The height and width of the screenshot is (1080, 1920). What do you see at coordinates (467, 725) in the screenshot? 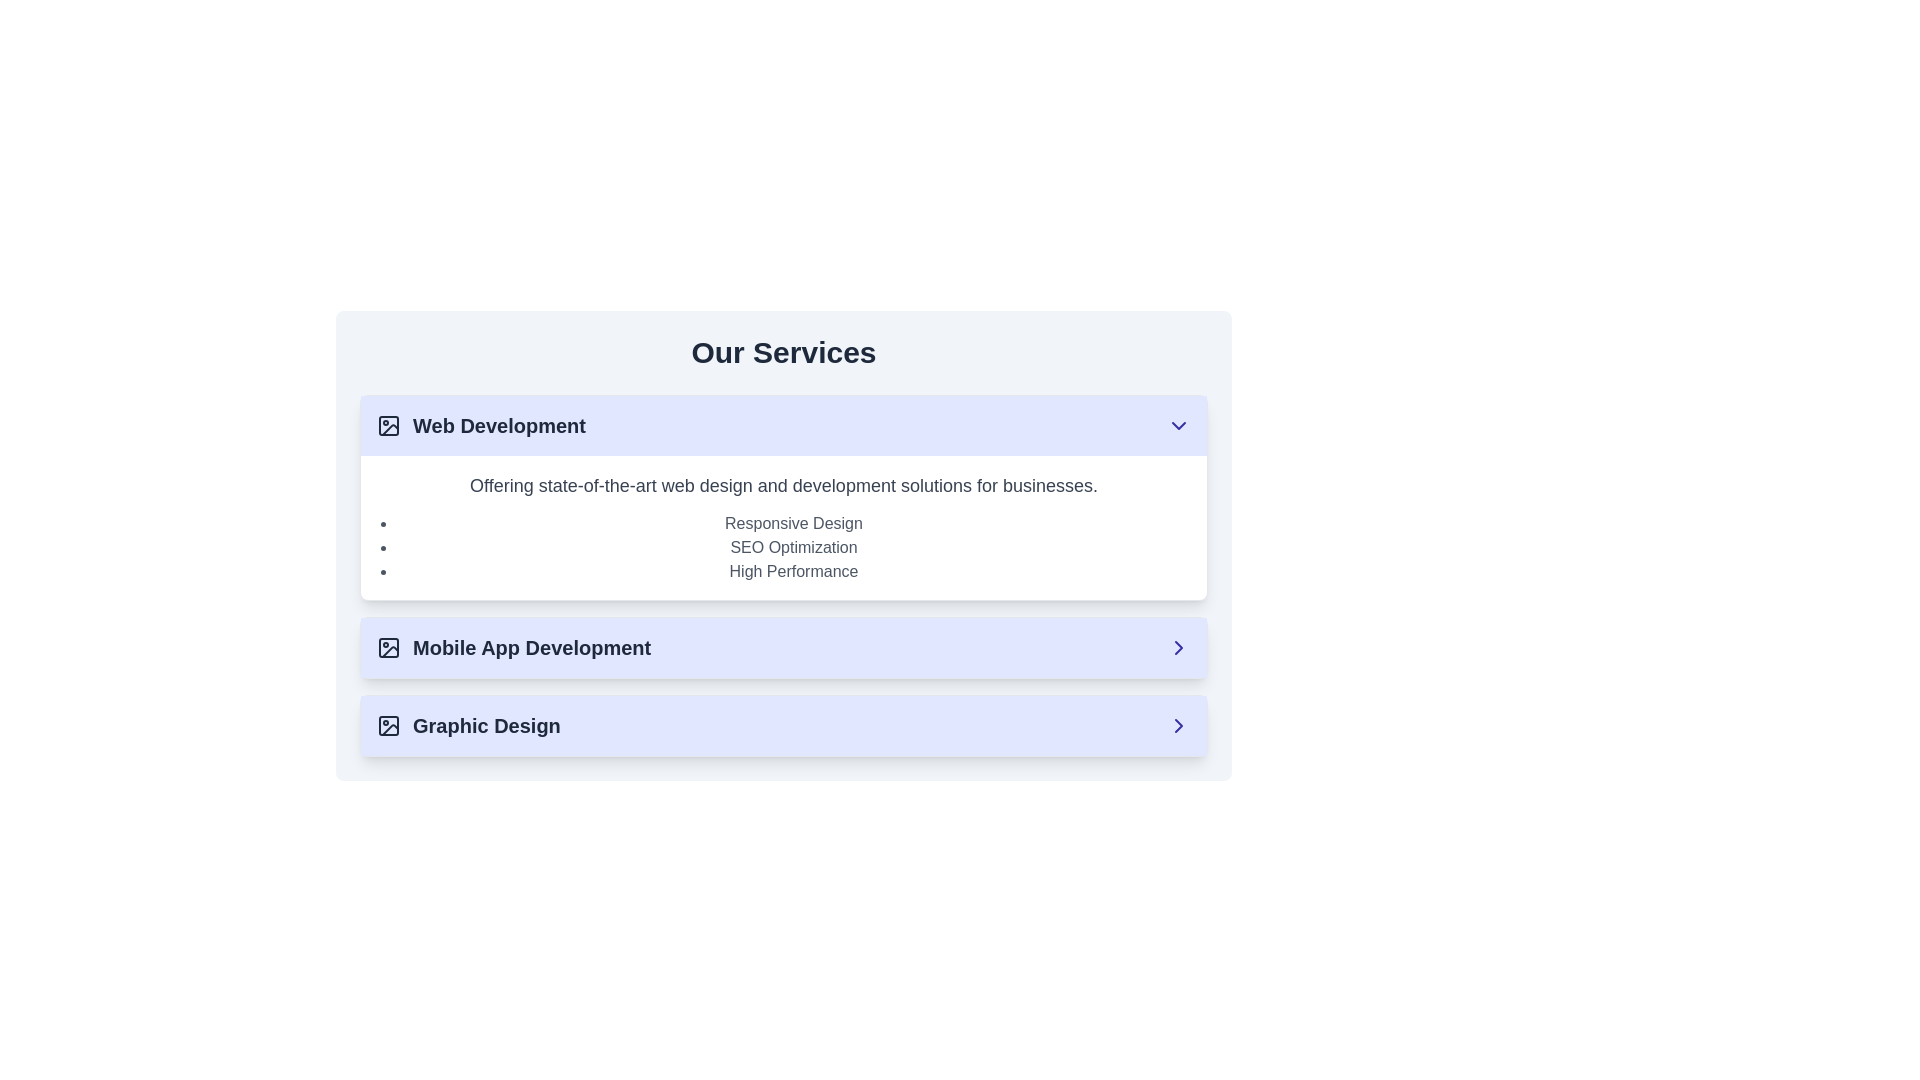
I see `the text label 'Graphic Design'` at bounding box center [467, 725].